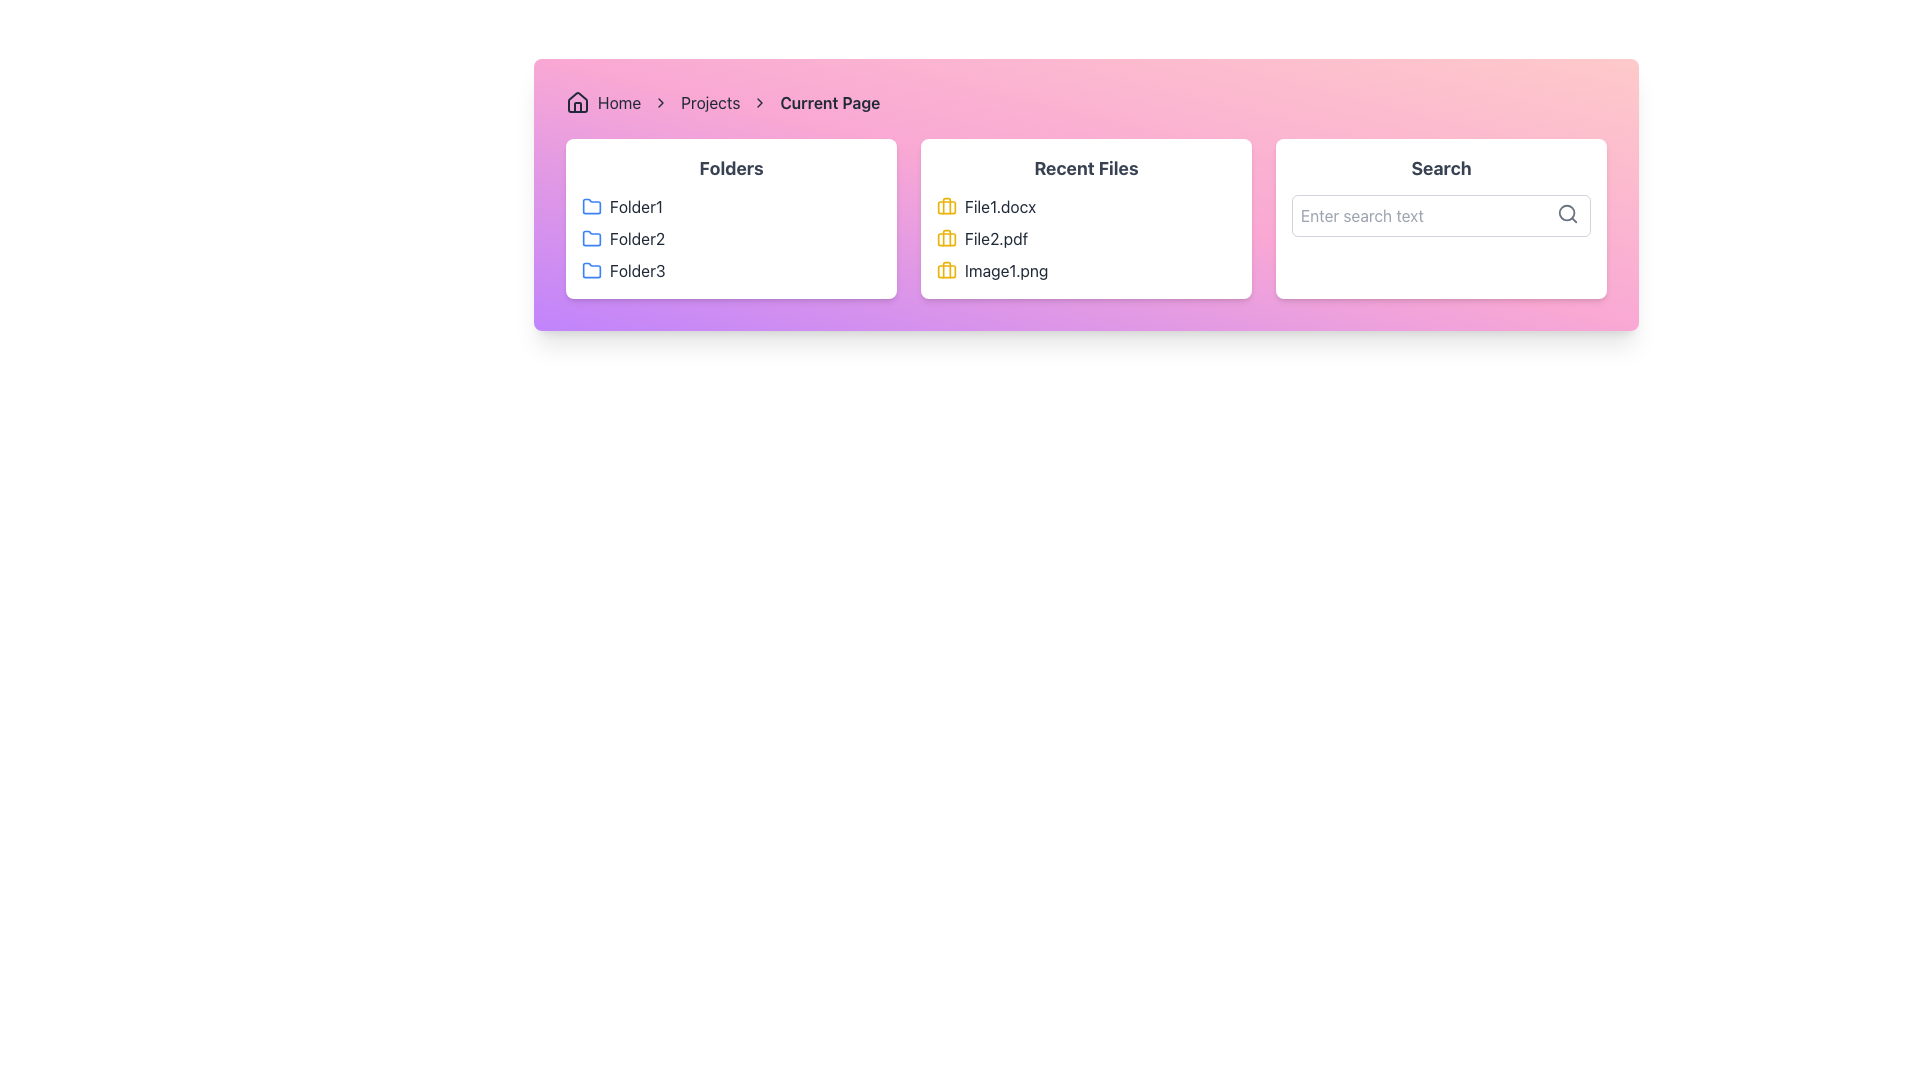 This screenshot has height=1080, width=1920. What do you see at coordinates (996, 238) in the screenshot?
I see `the text label displaying 'File2.pdf', which is the second item in the 'Recent Files' list, located in the center column of the layout` at bounding box center [996, 238].